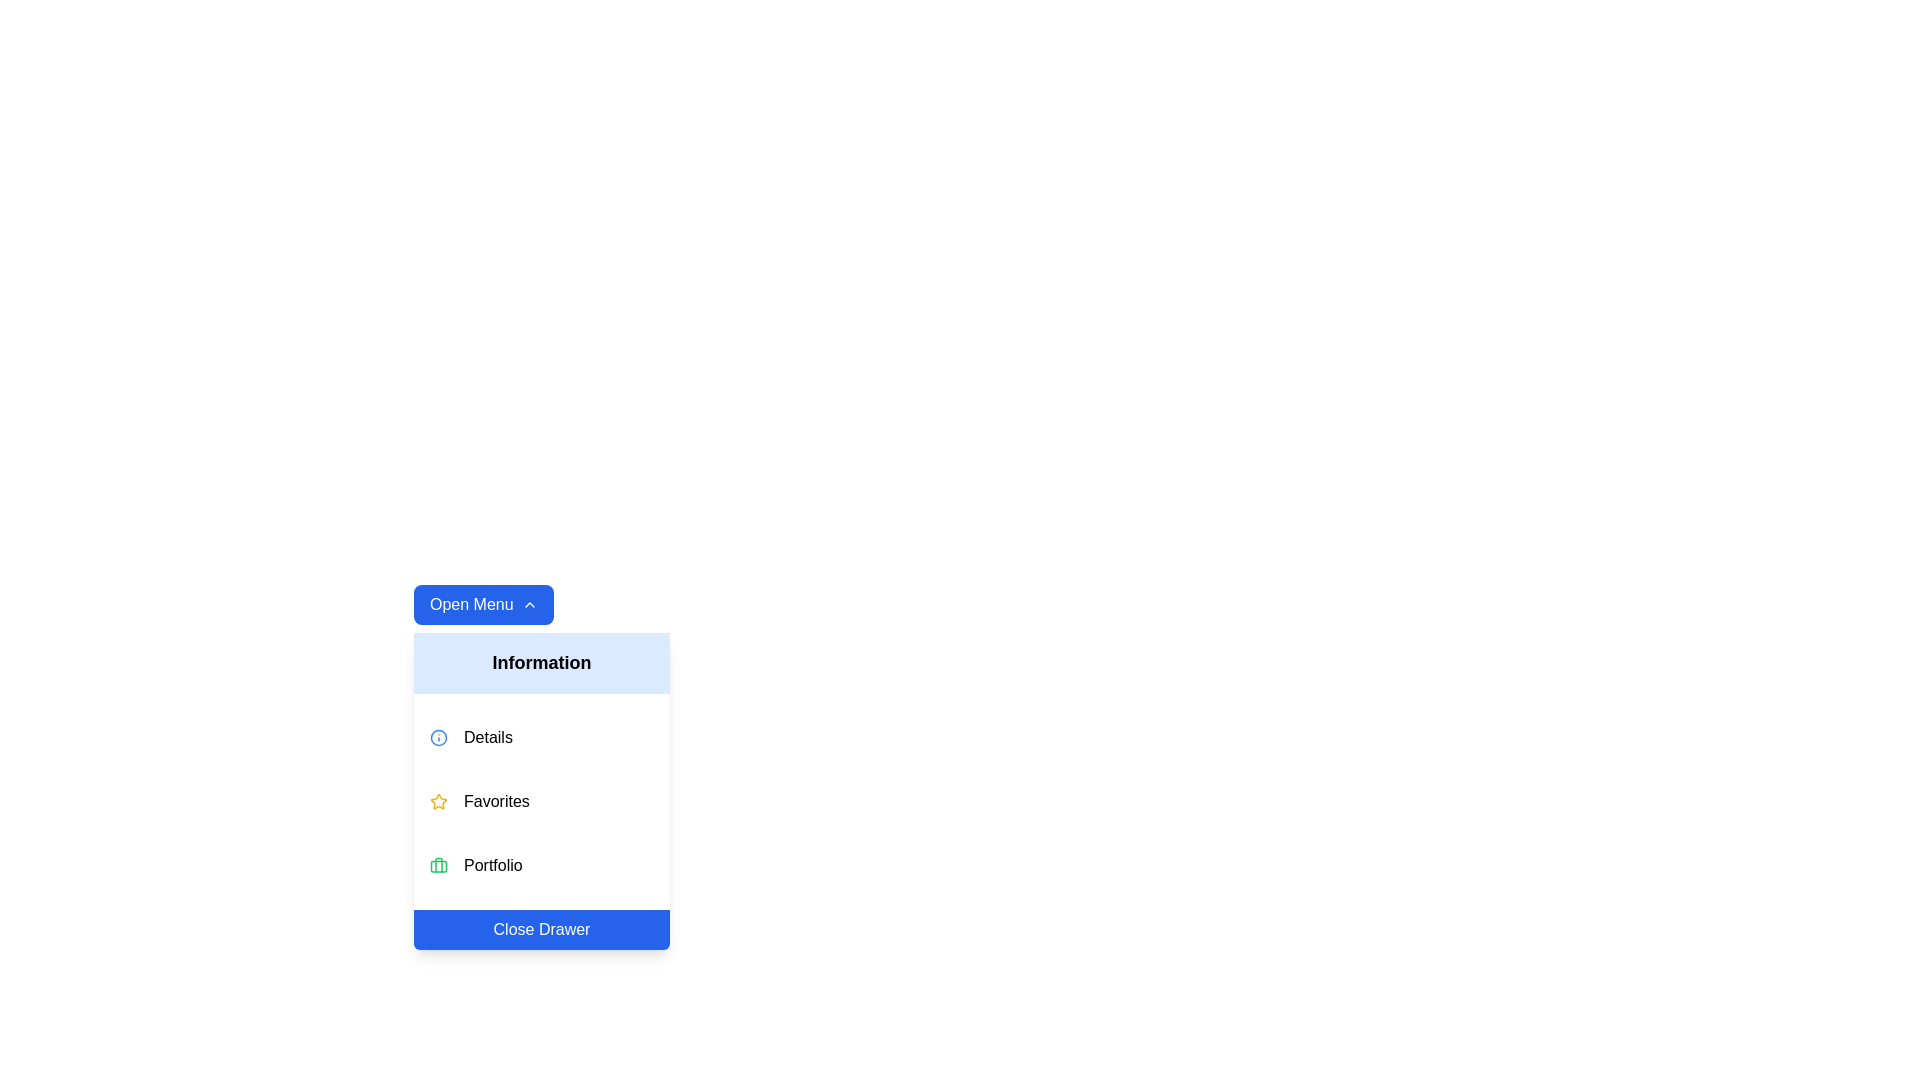 The height and width of the screenshot is (1080, 1920). Describe the element at coordinates (542, 865) in the screenshot. I see `the 'Portfolio' button` at that location.